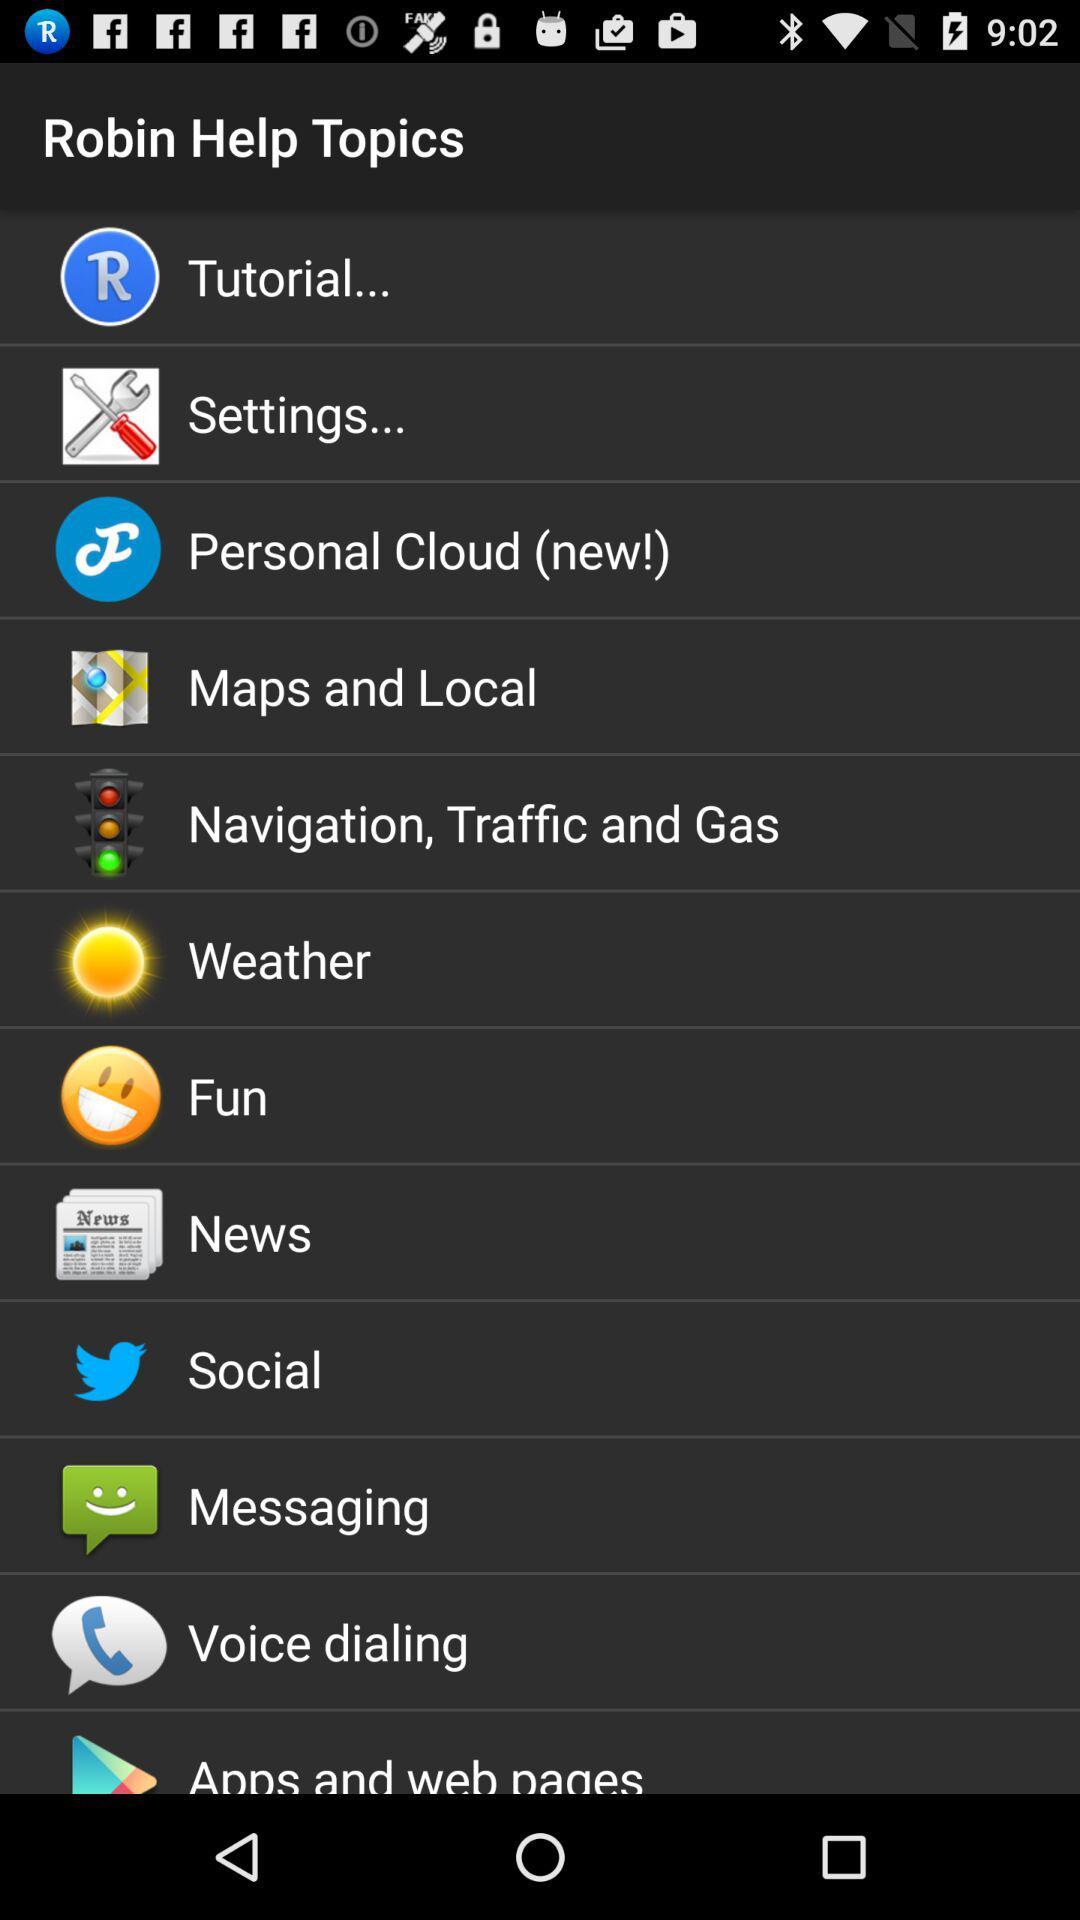  What do you see at coordinates (540, 275) in the screenshot?
I see `the  tutorial... app` at bounding box center [540, 275].